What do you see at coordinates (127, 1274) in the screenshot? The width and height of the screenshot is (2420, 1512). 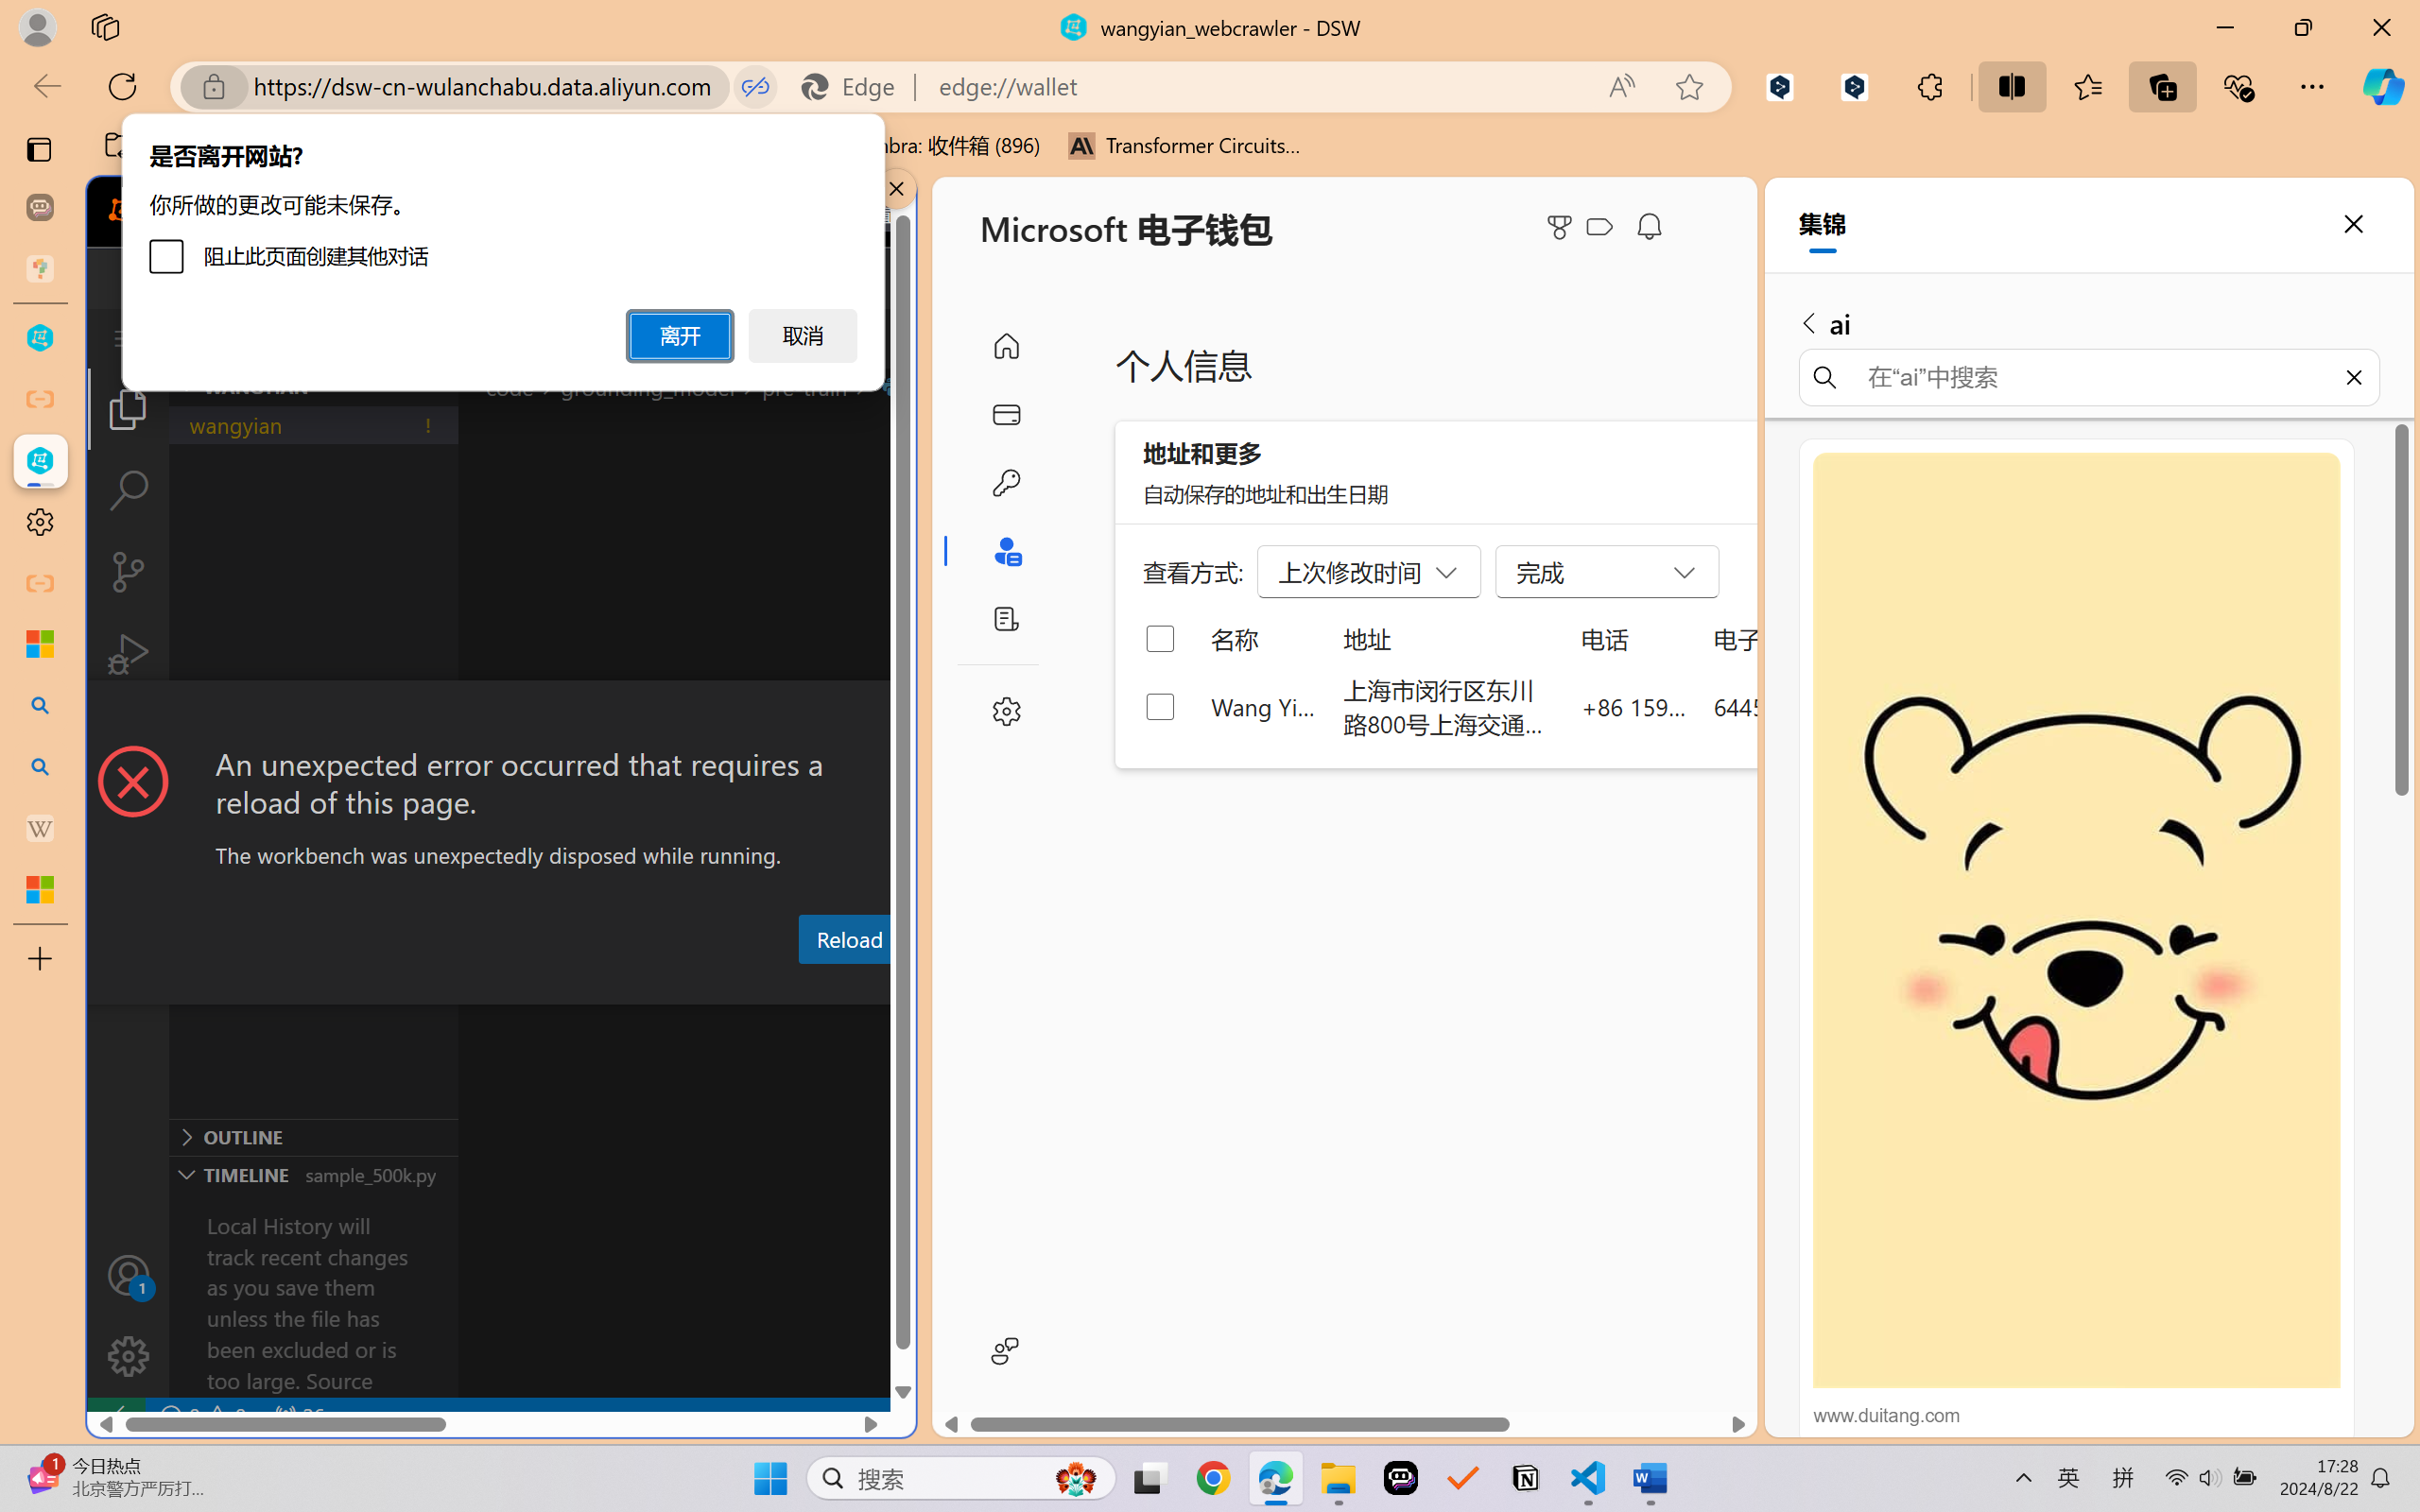 I see `'Accounts - Sign in requested'` at bounding box center [127, 1274].